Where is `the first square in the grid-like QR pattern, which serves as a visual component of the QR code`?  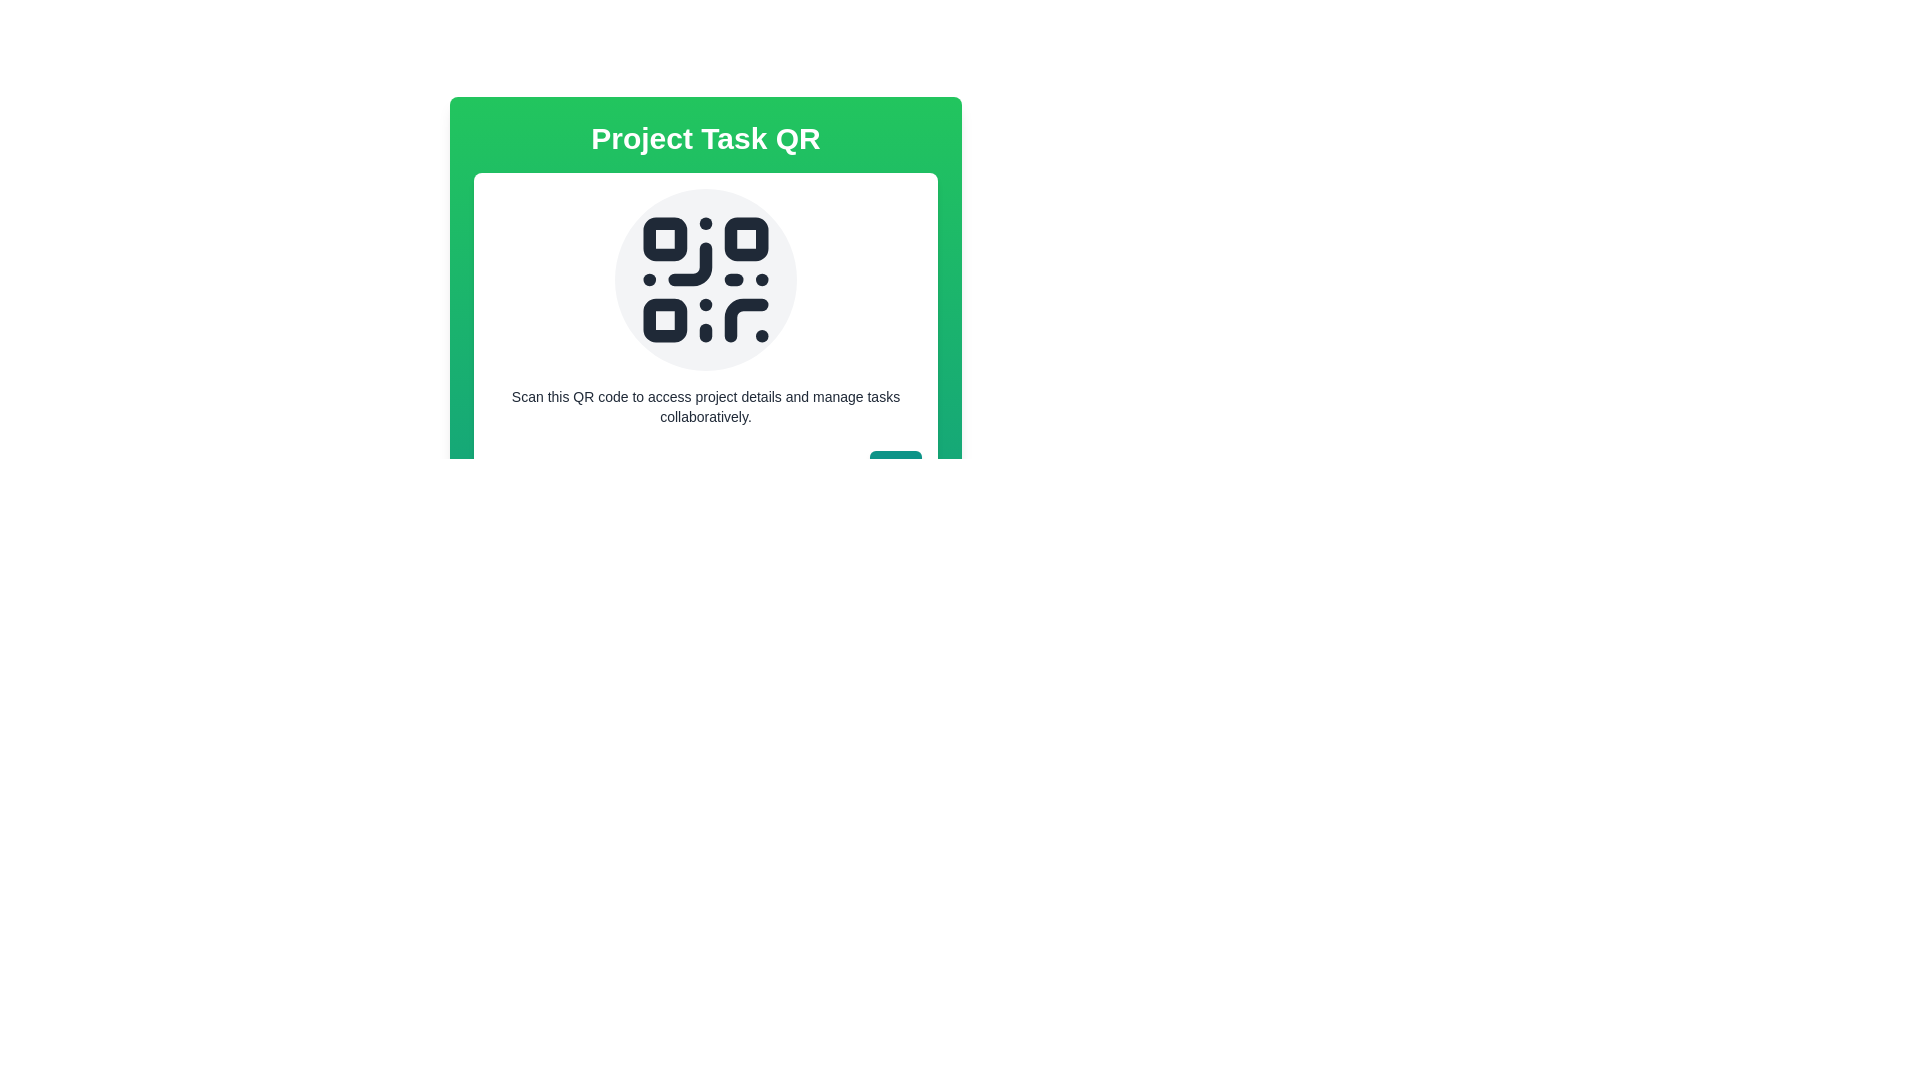
the first square in the grid-like QR pattern, which serves as a visual component of the QR code is located at coordinates (665, 238).